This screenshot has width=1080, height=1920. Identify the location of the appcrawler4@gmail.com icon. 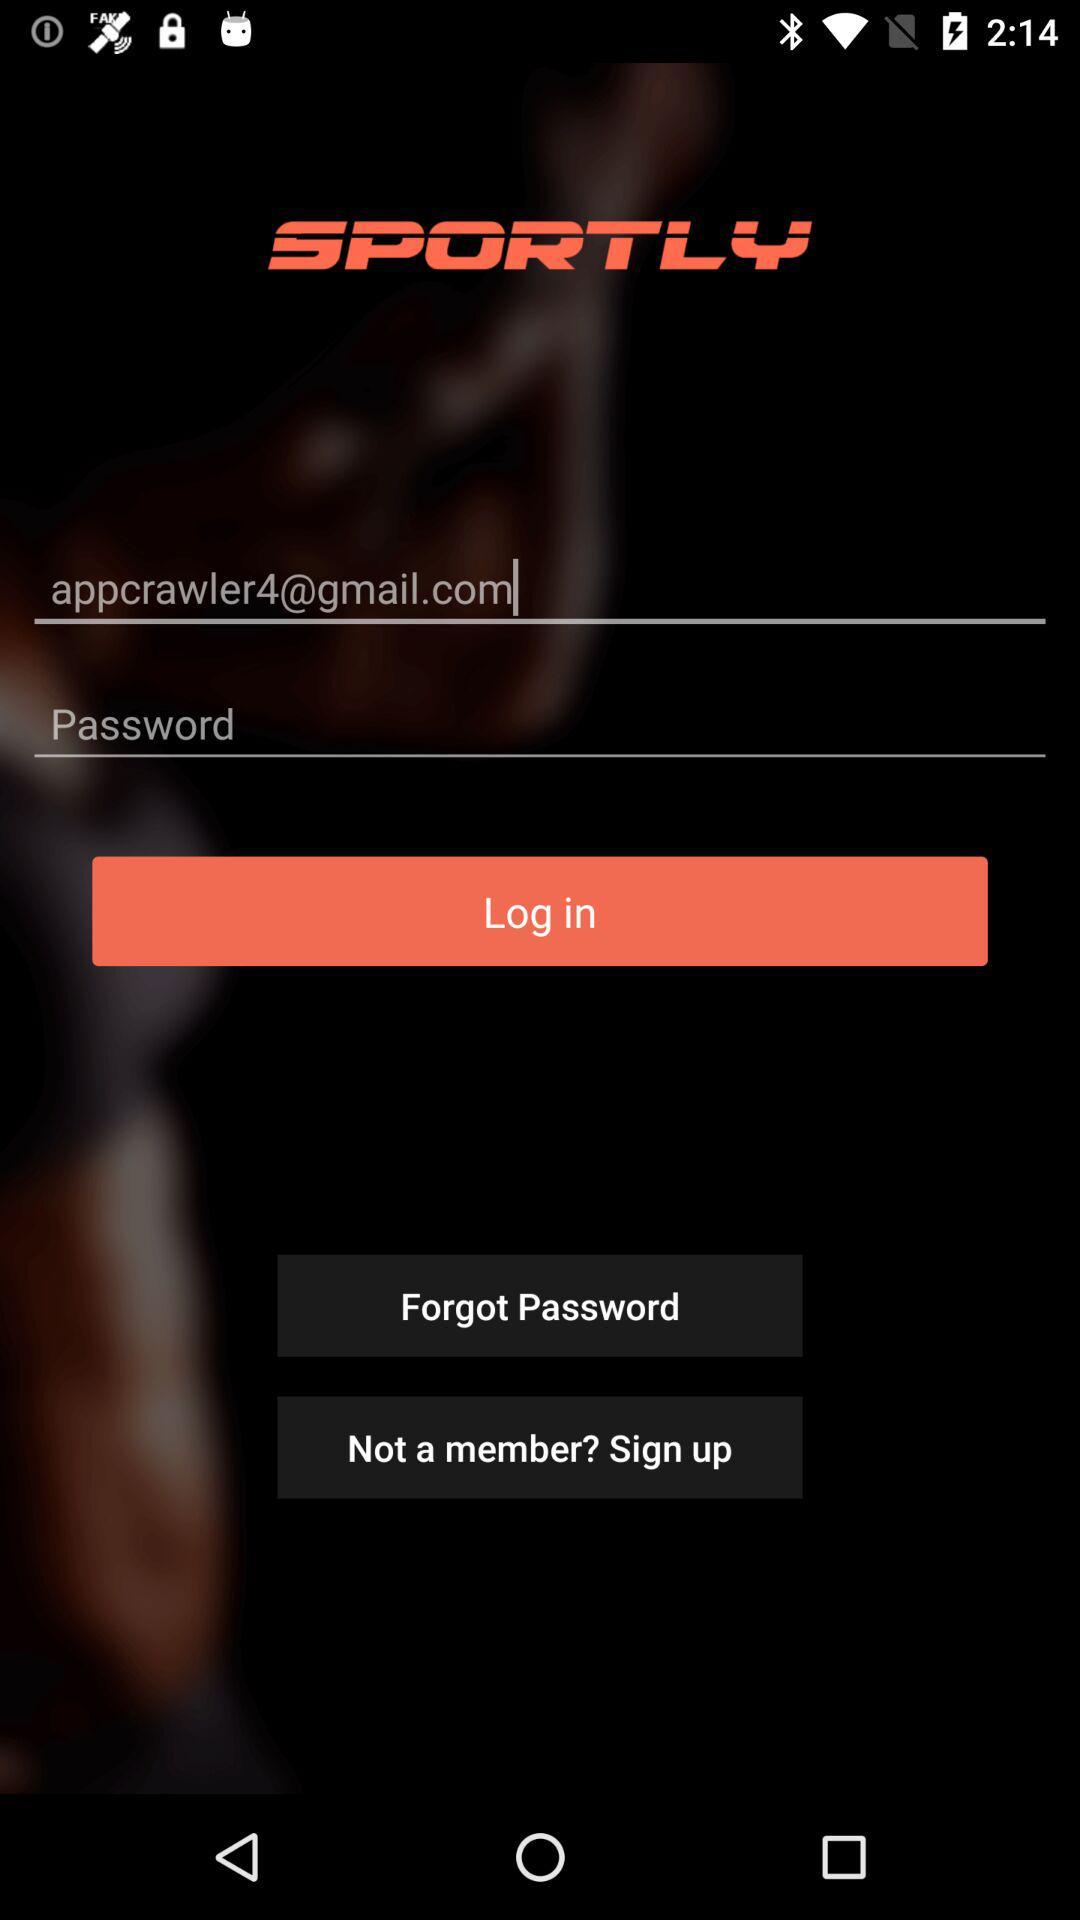
(540, 586).